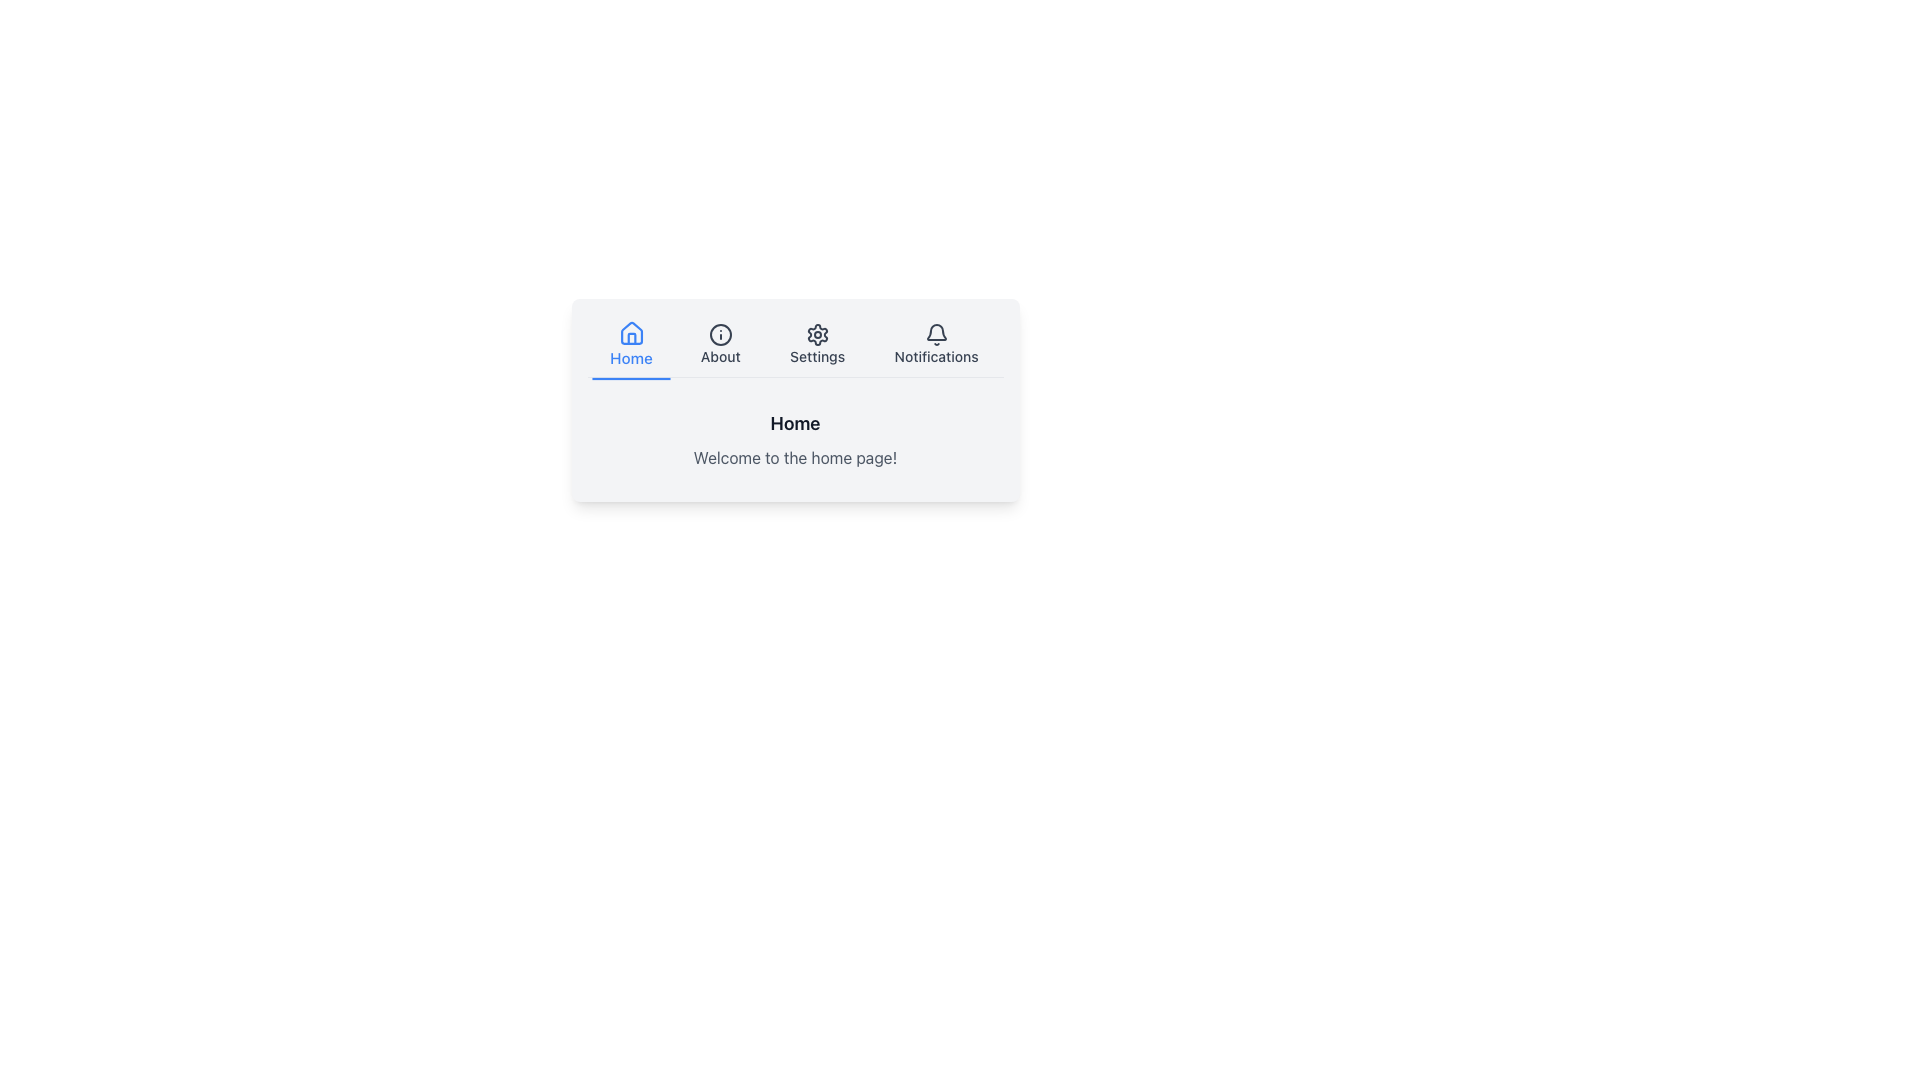 The height and width of the screenshot is (1080, 1920). I want to click on the 'About' text label, so click(720, 356).